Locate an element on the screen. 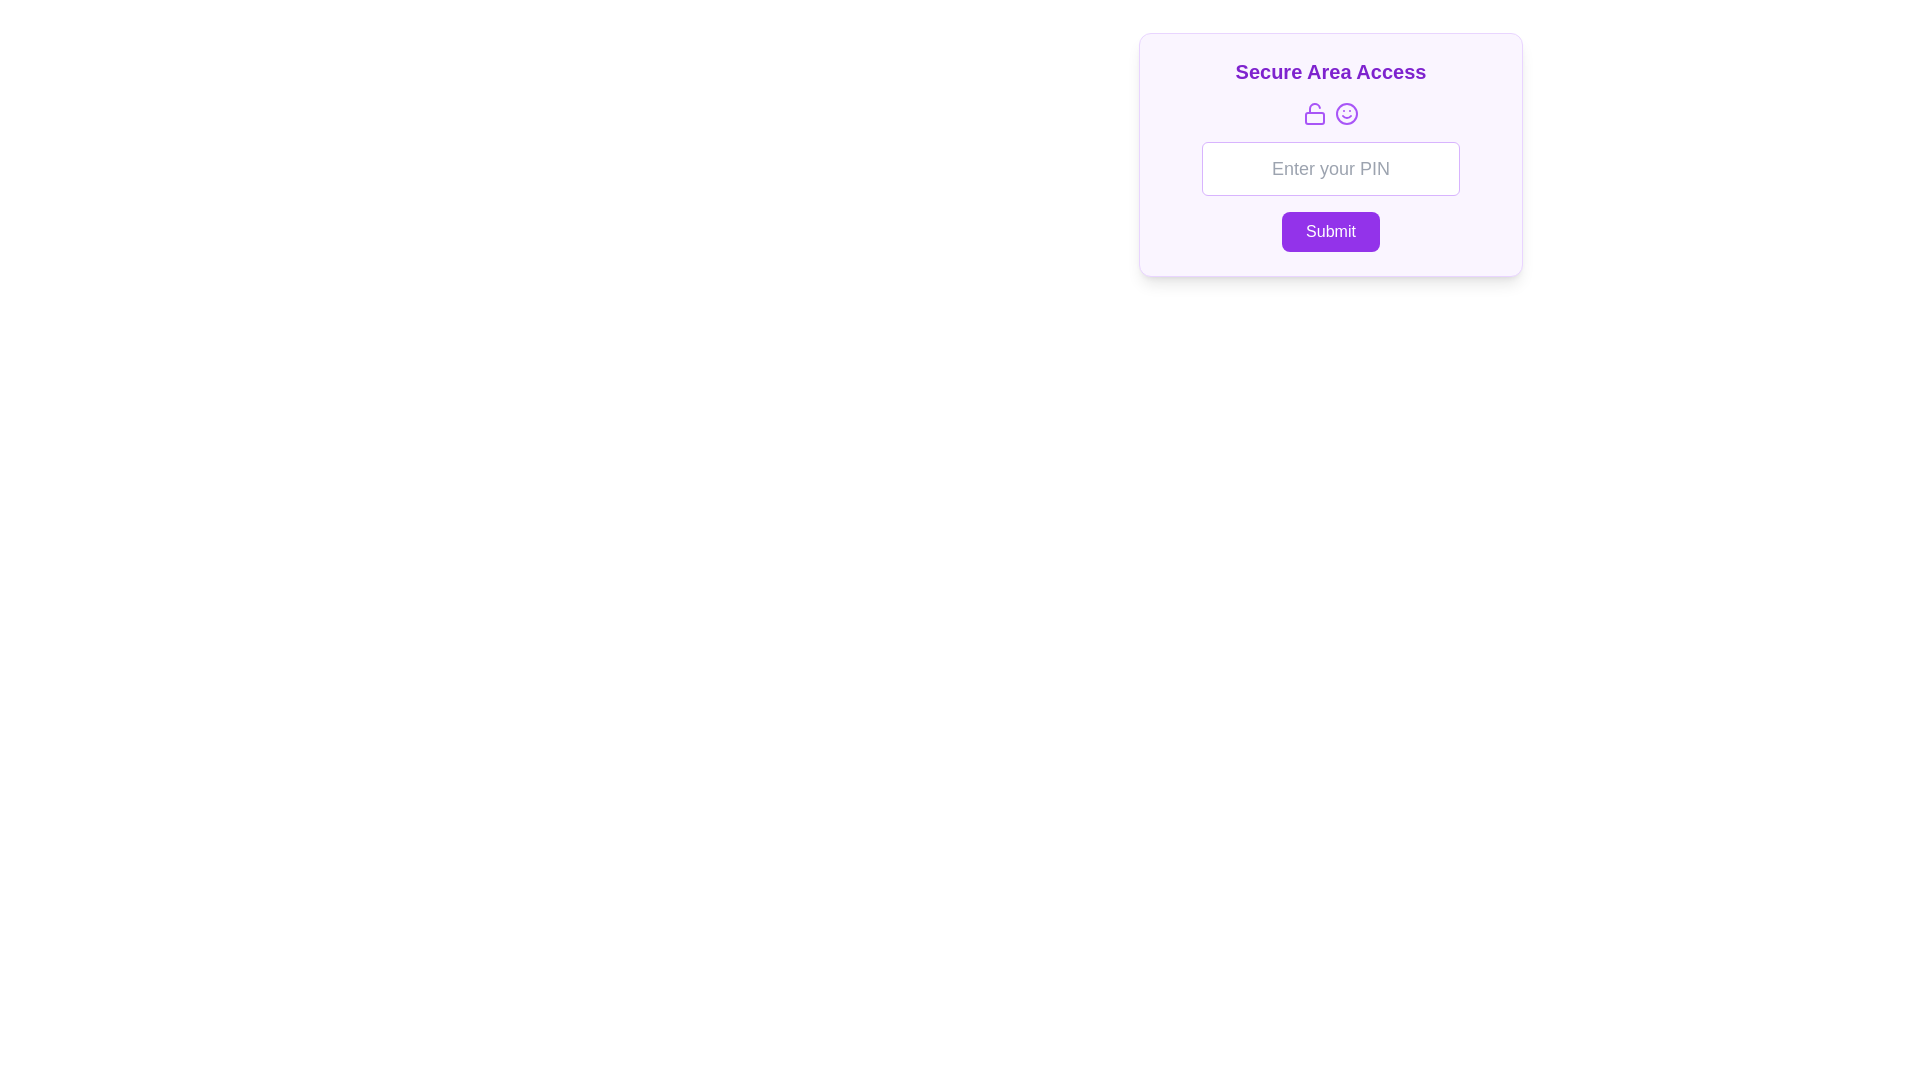 Image resolution: width=1920 pixels, height=1080 pixels. the decorative icon positioned in the right section of the header for 'Secure Area Access', which is the second icon to the right of the lock-shaped icon is located at coordinates (1347, 114).